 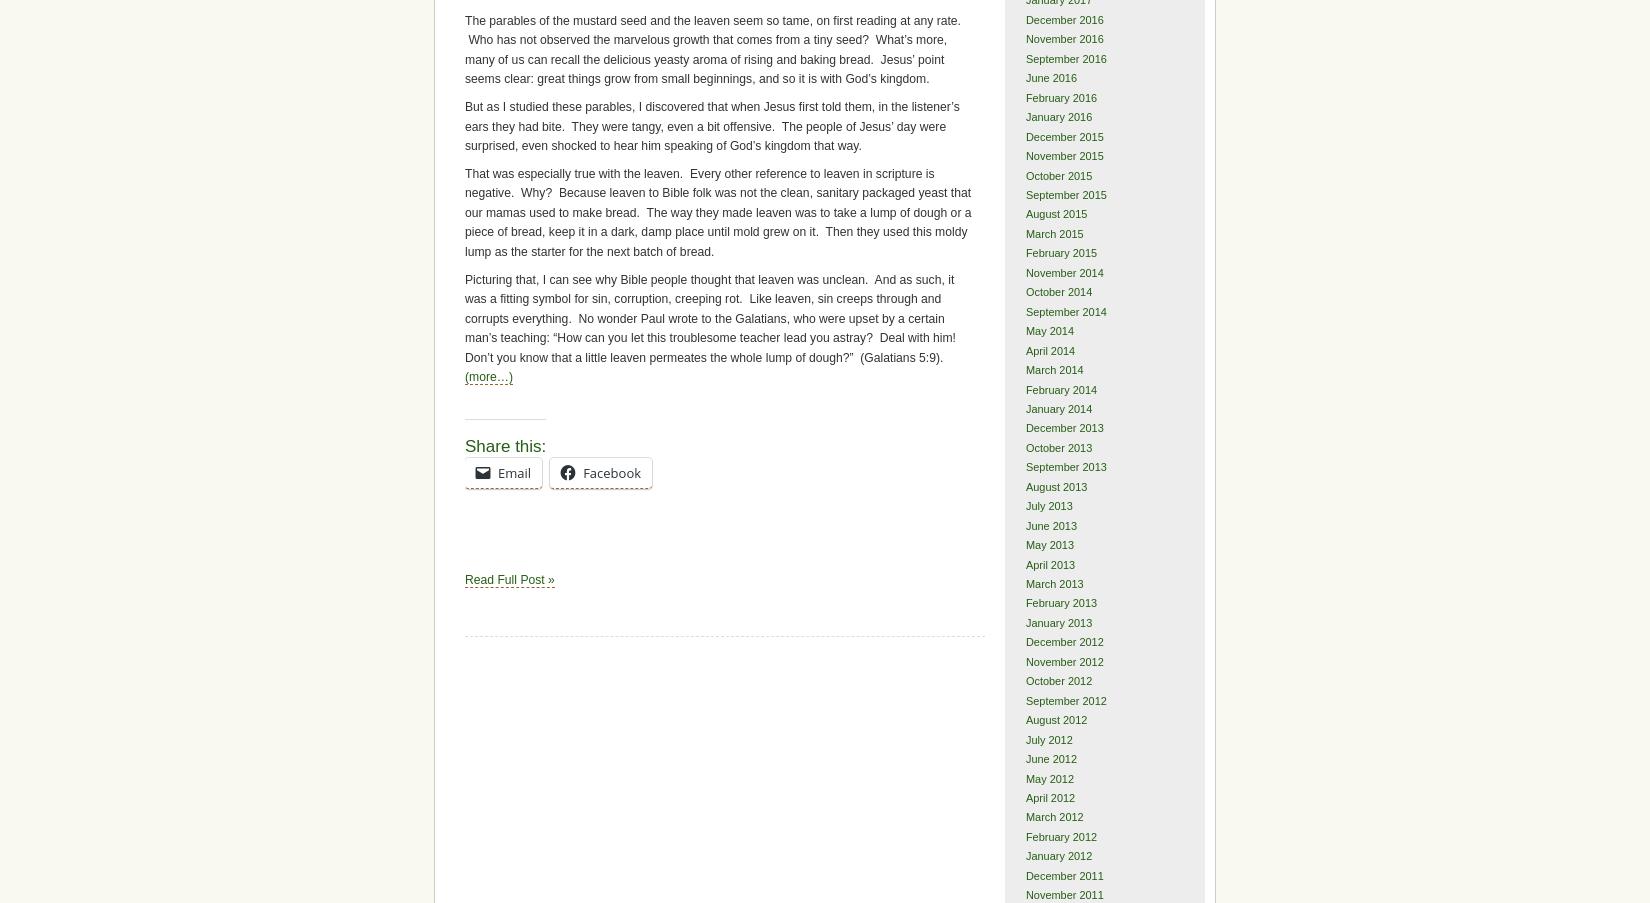 I want to click on 'November 2014', so click(x=1063, y=270).